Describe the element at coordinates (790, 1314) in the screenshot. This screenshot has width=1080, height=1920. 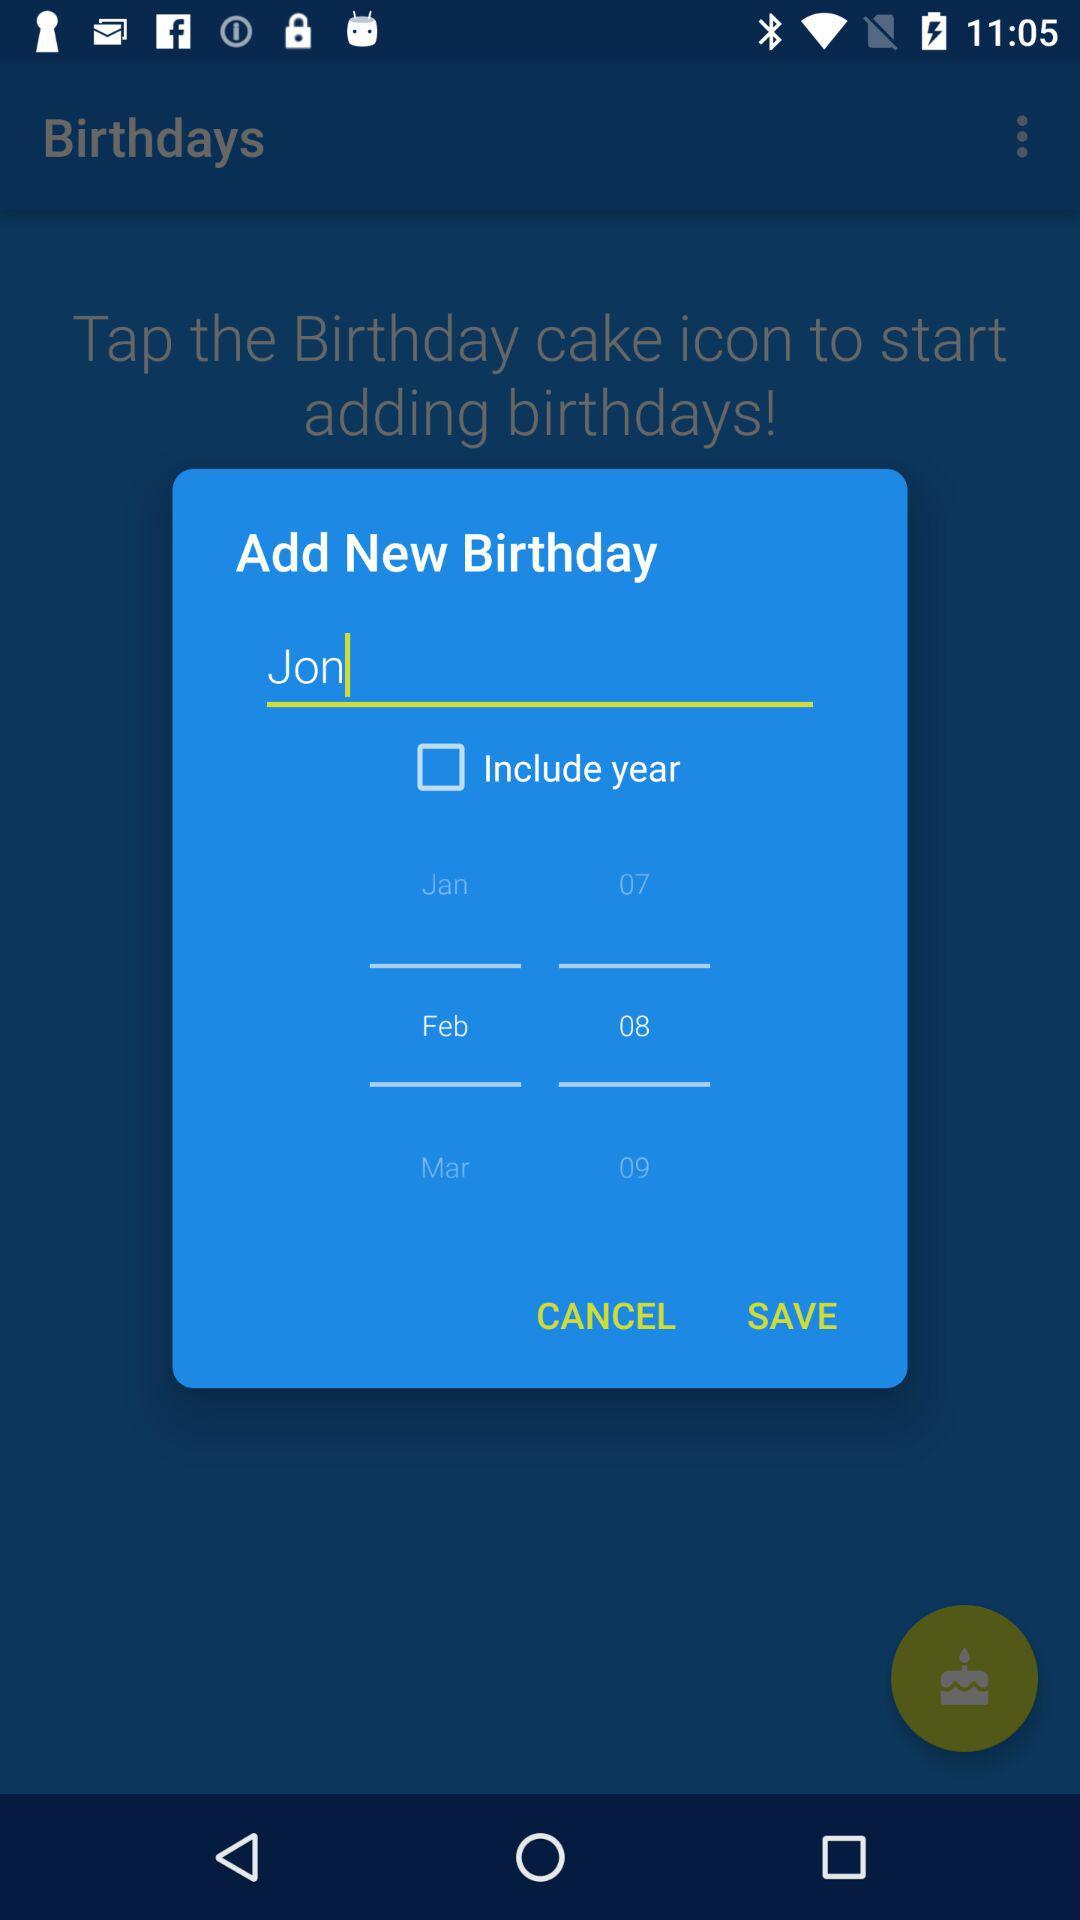
I see `the icon to the right of the cancel item` at that location.